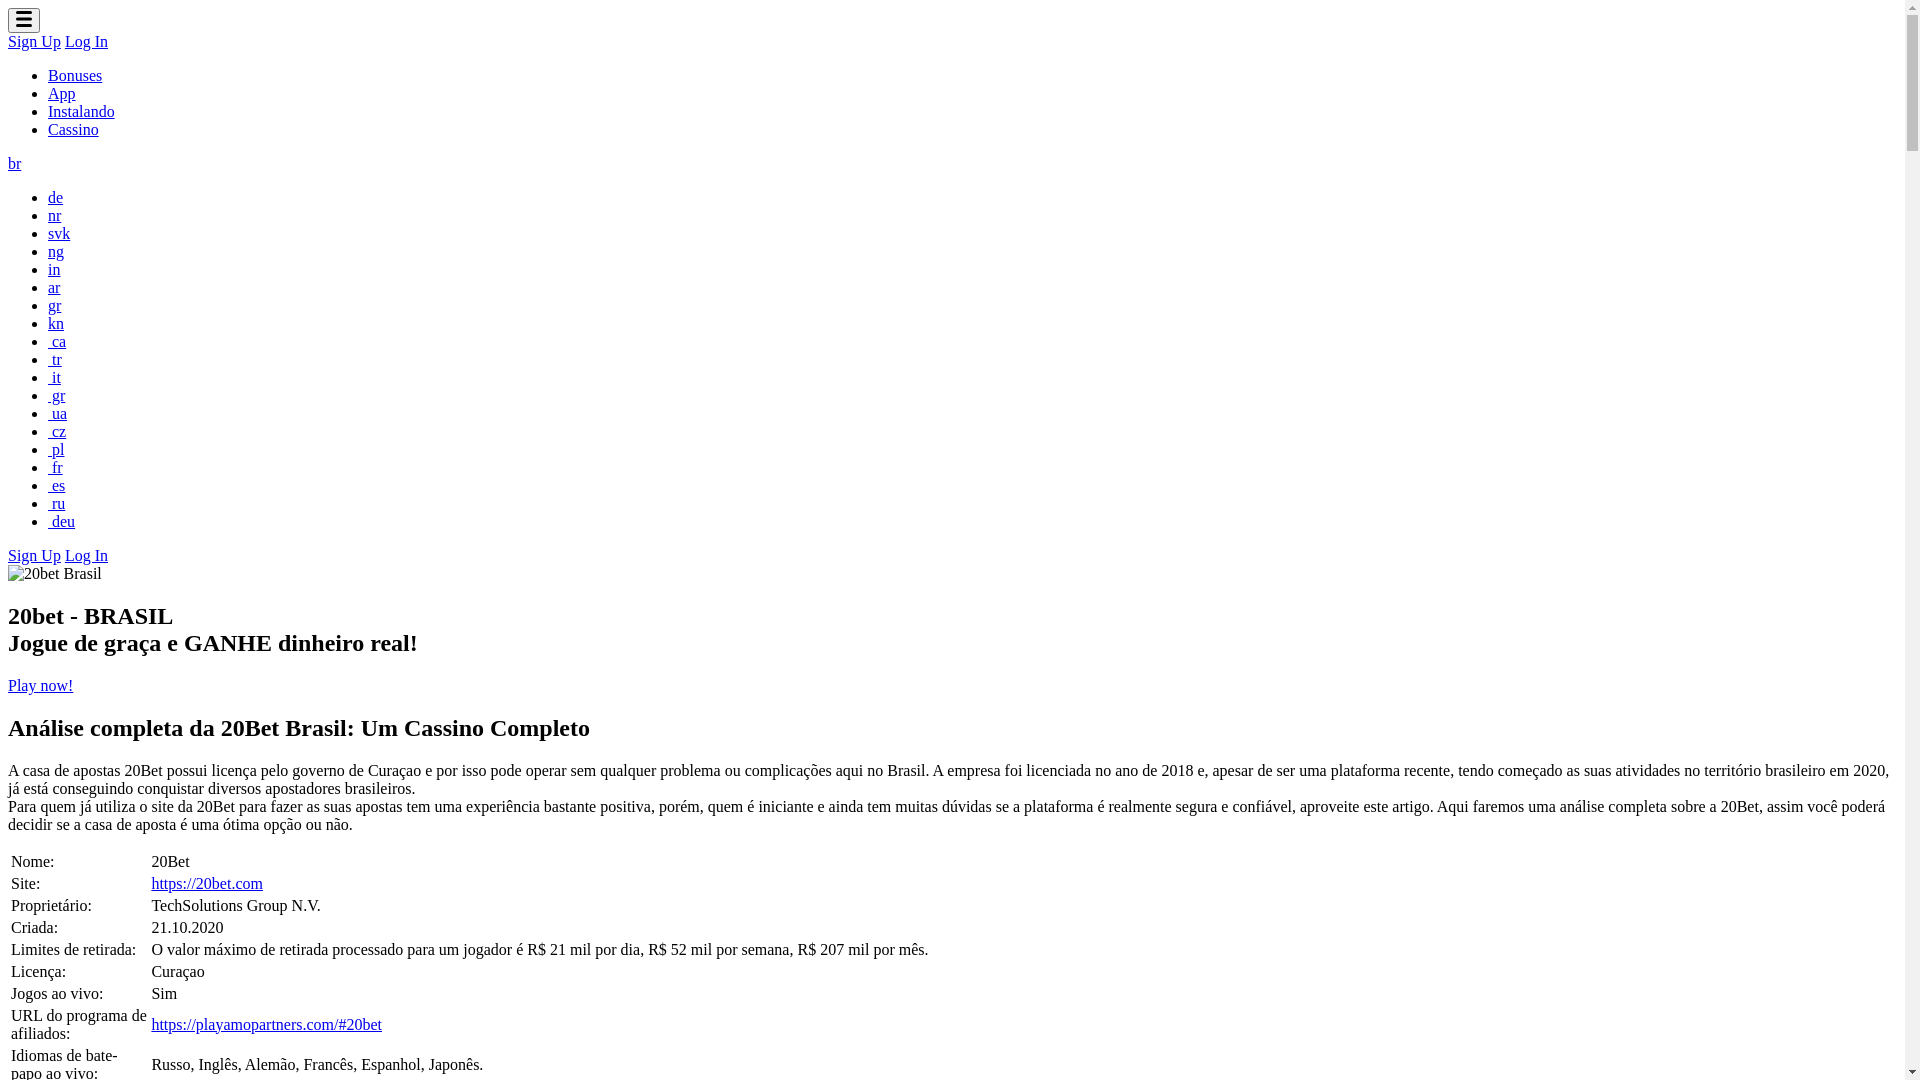 This screenshot has height=1080, width=1920. I want to click on 'Log In', so click(85, 555).